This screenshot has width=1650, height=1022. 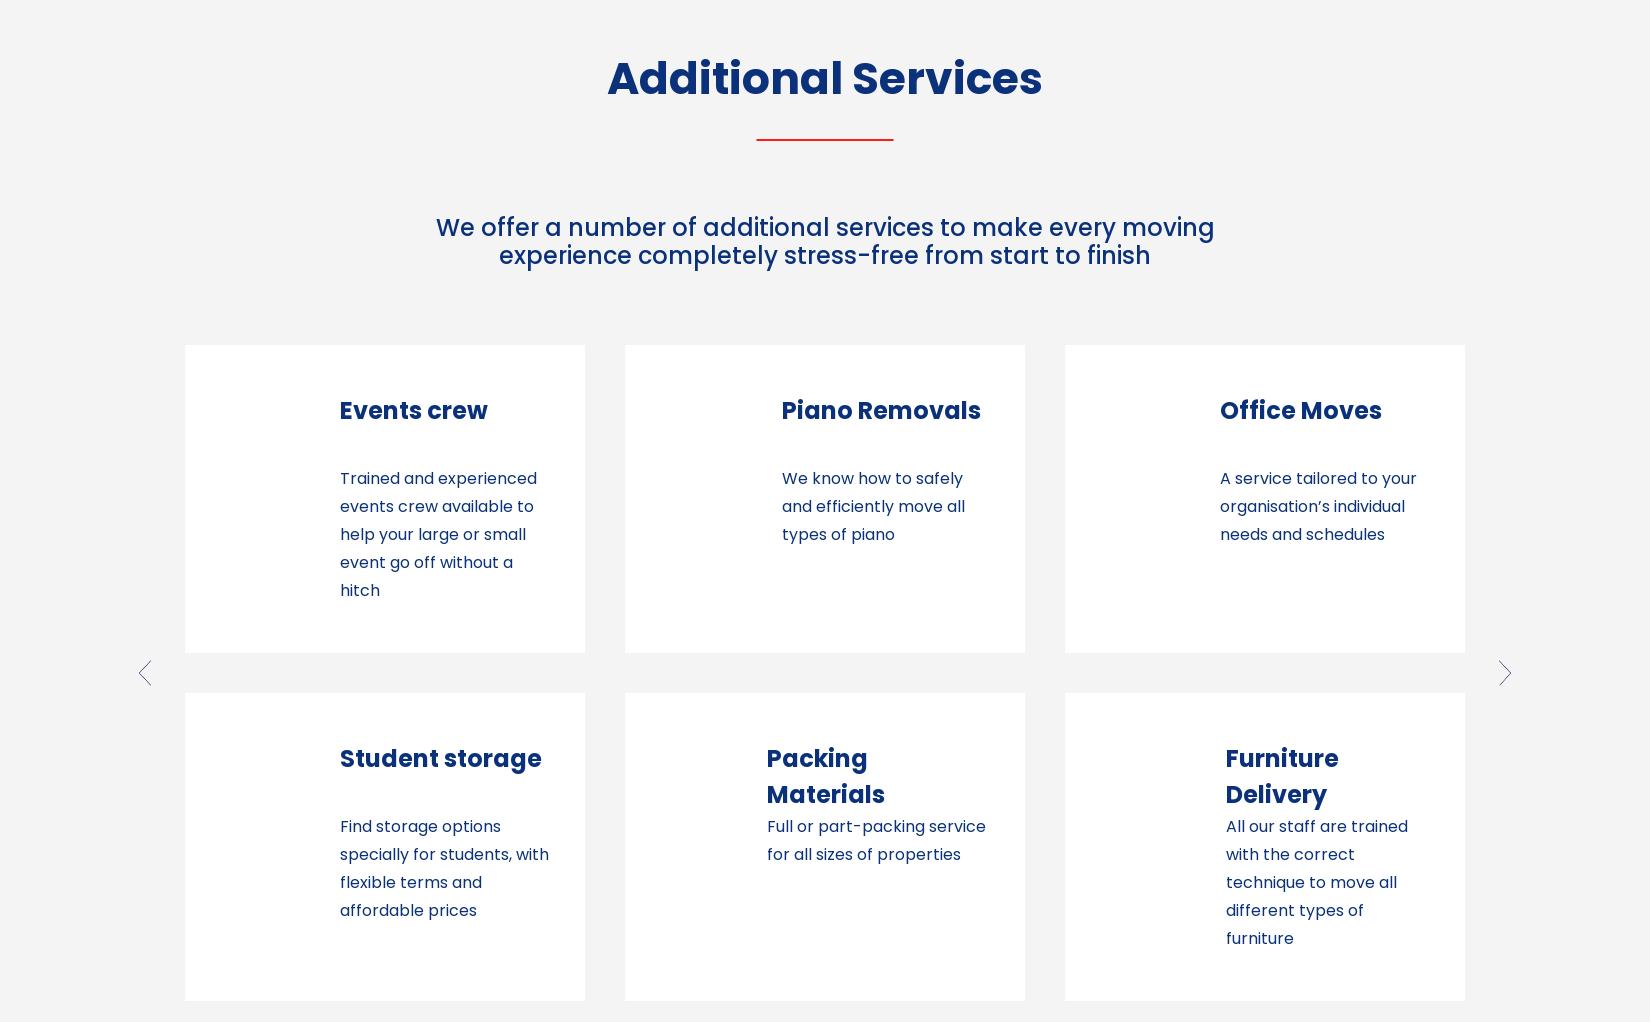 What do you see at coordinates (825, 77) in the screenshot?
I see `'Additional Services'` at bounding box center [825, 77].